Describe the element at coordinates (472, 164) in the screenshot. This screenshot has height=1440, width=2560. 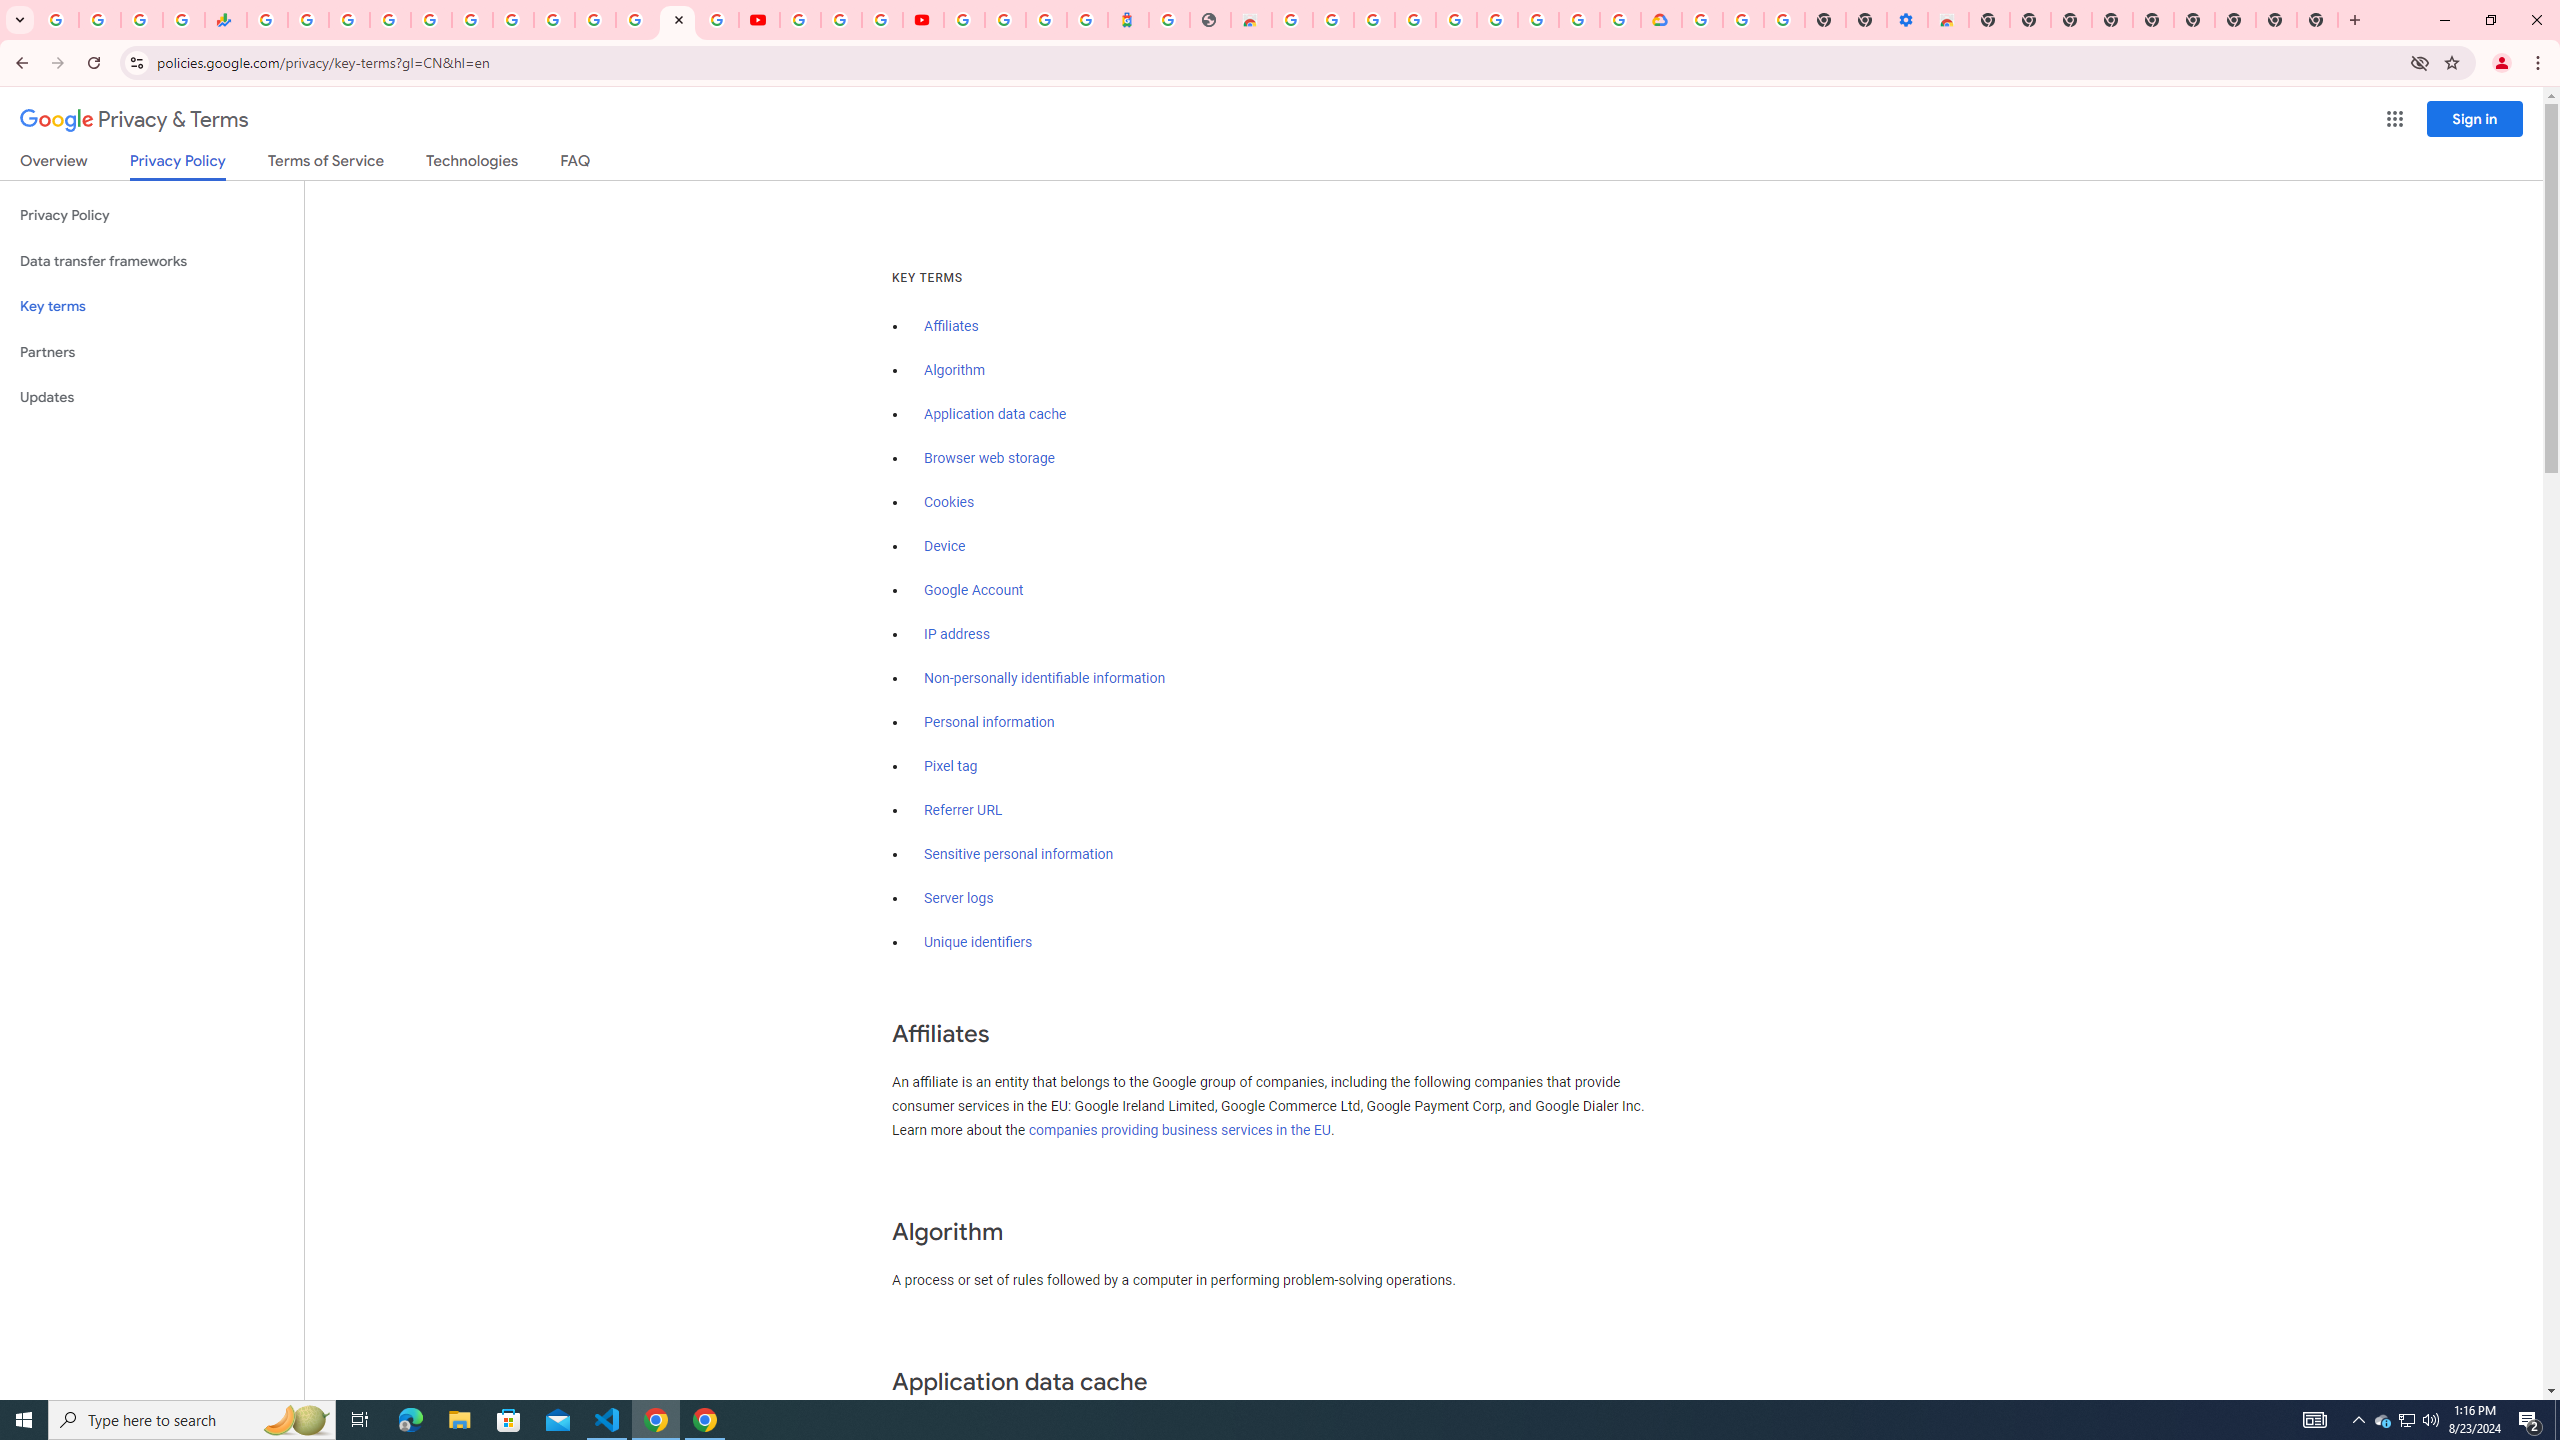
I see `'Technologies'` at that location.